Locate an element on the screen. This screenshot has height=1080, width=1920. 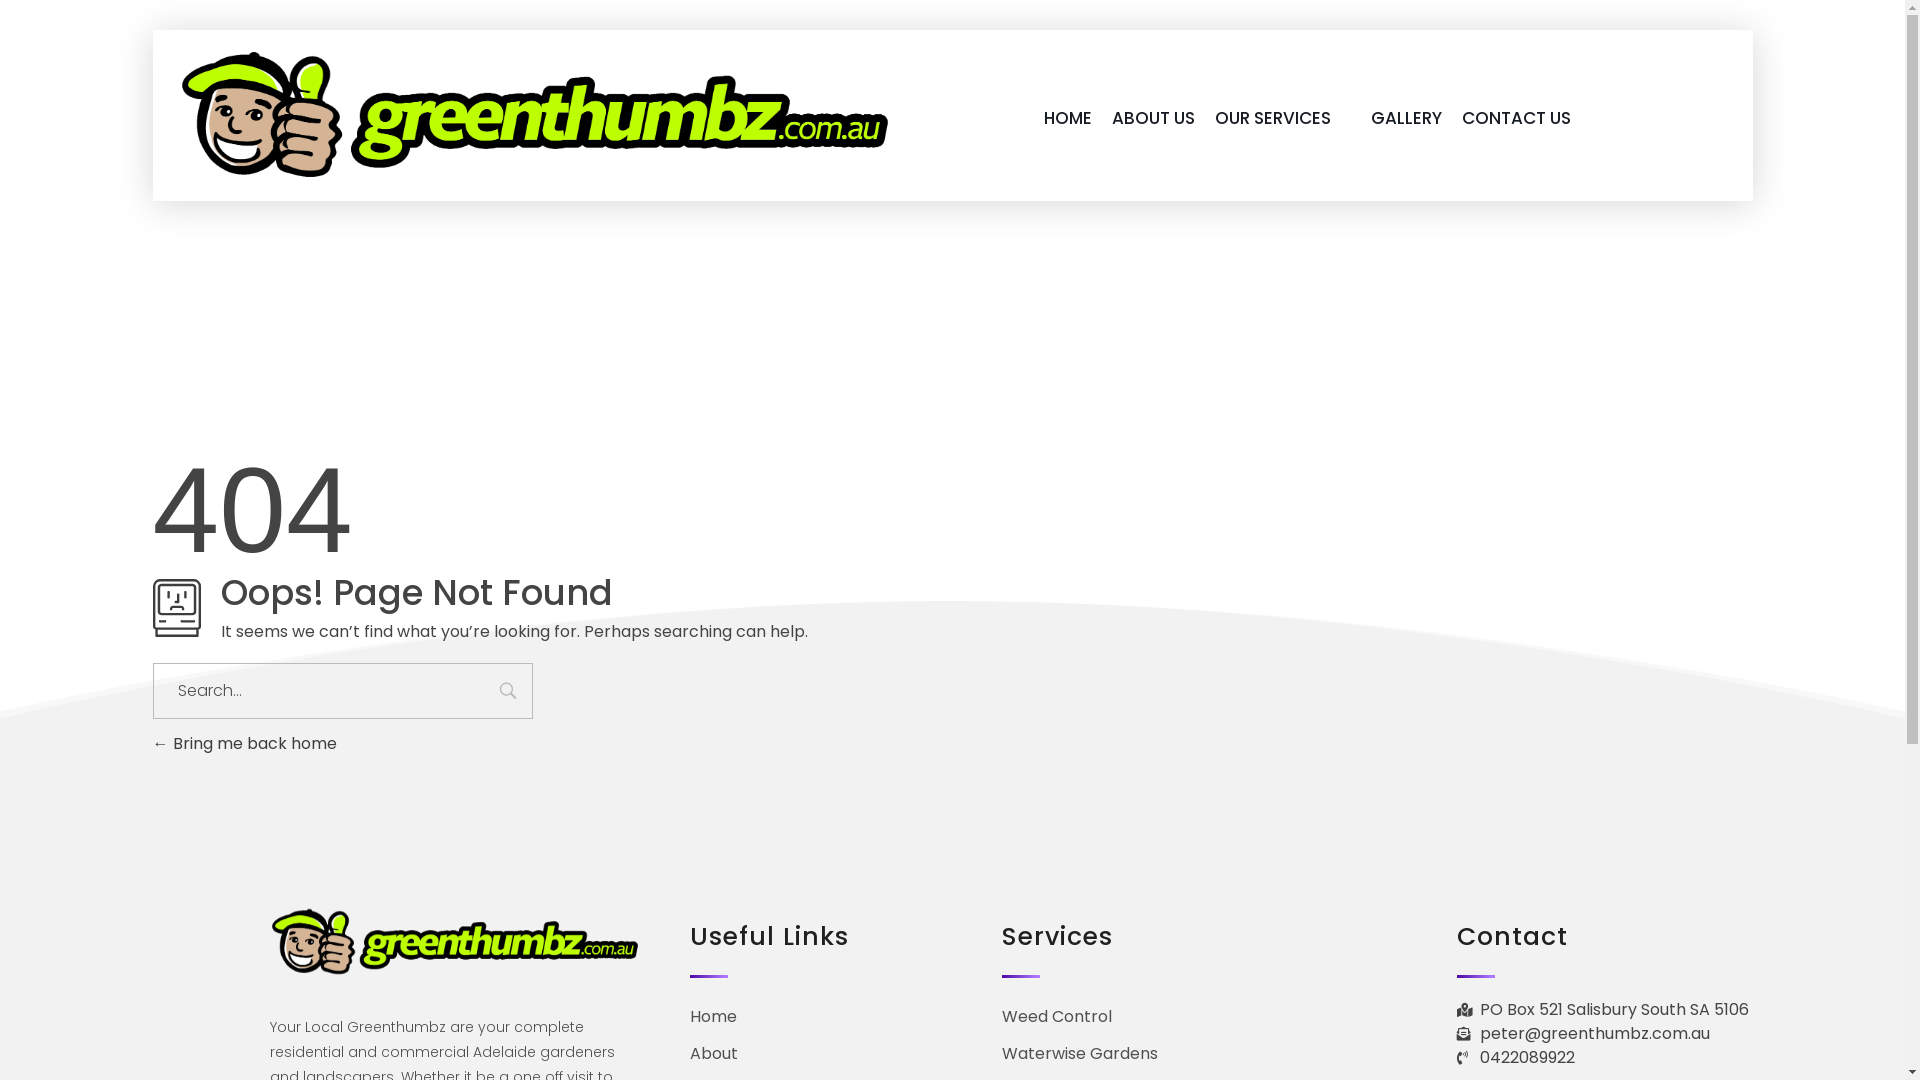
'About' is located at coordinates (714, 1052).